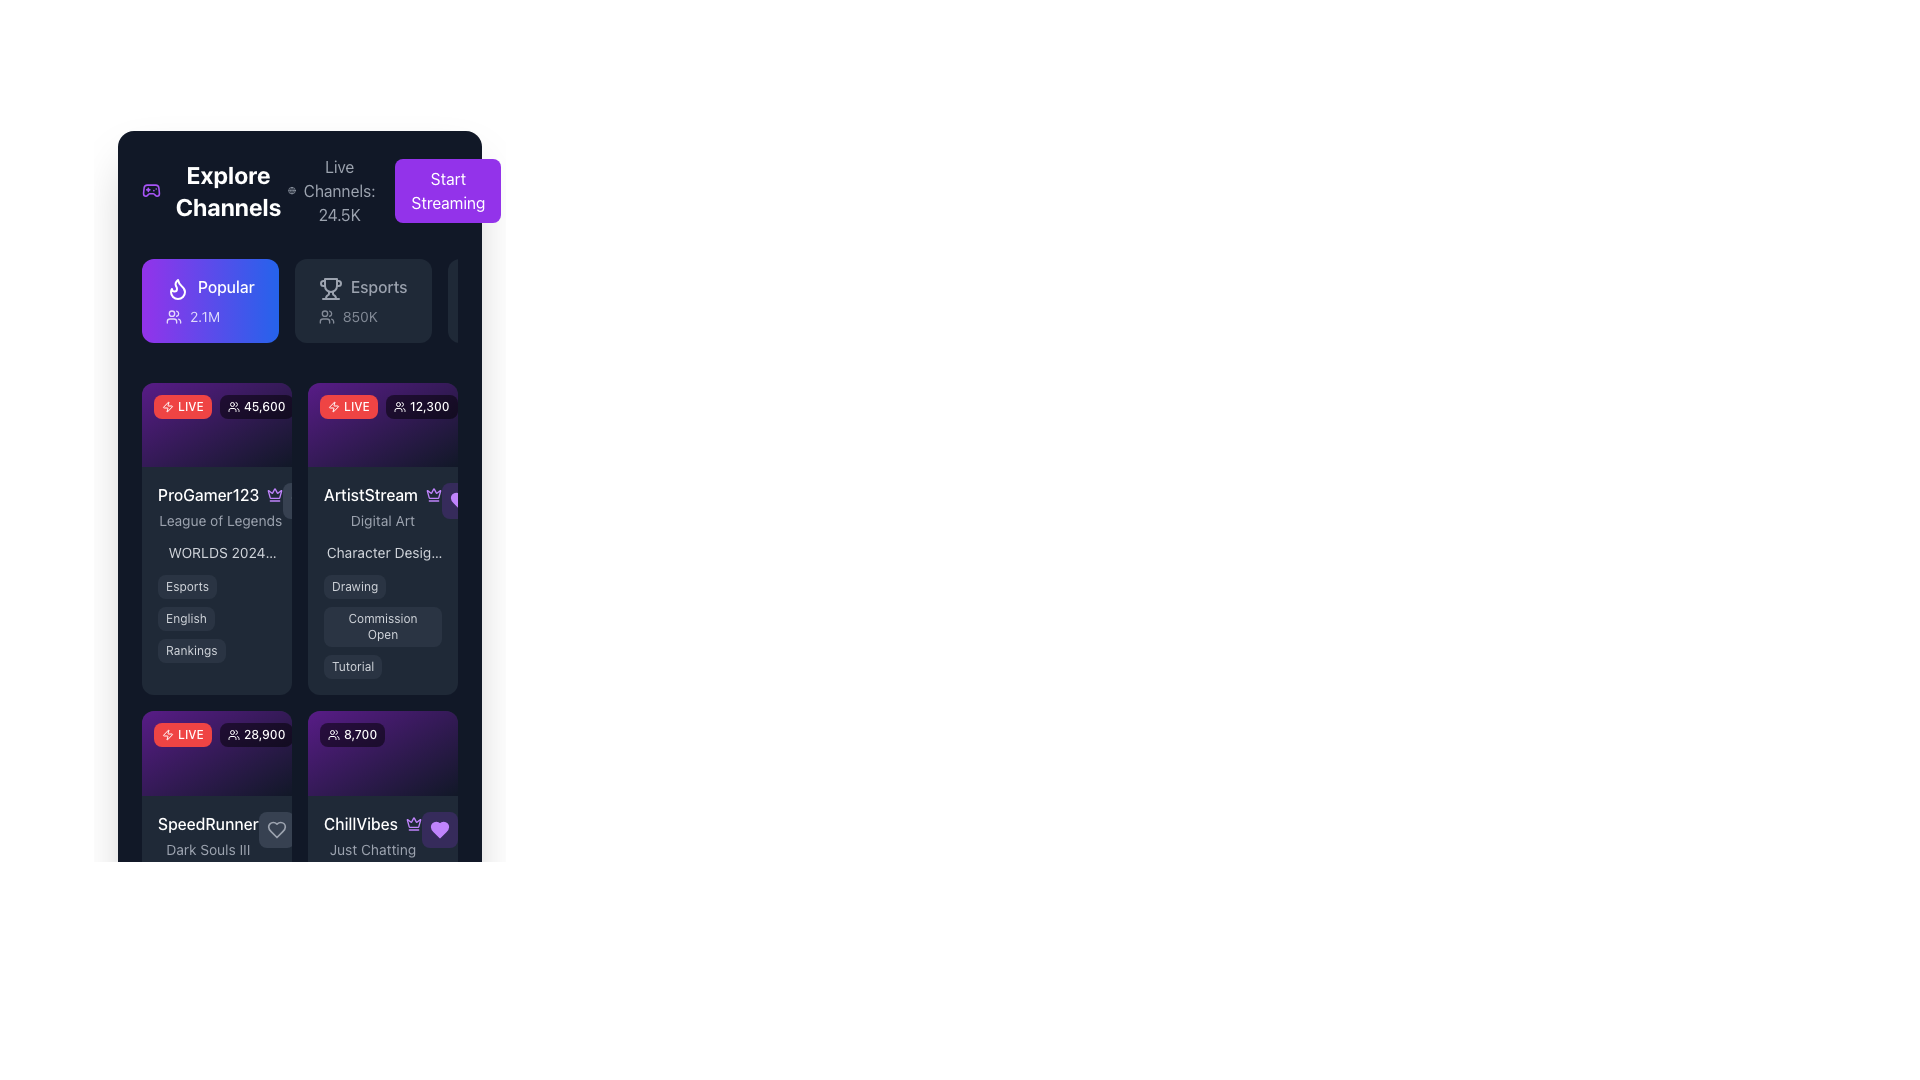 This screenshot has height=1080, width=1920. I want to click on the title 'ArtistStream' in white font, so click(383, 505).